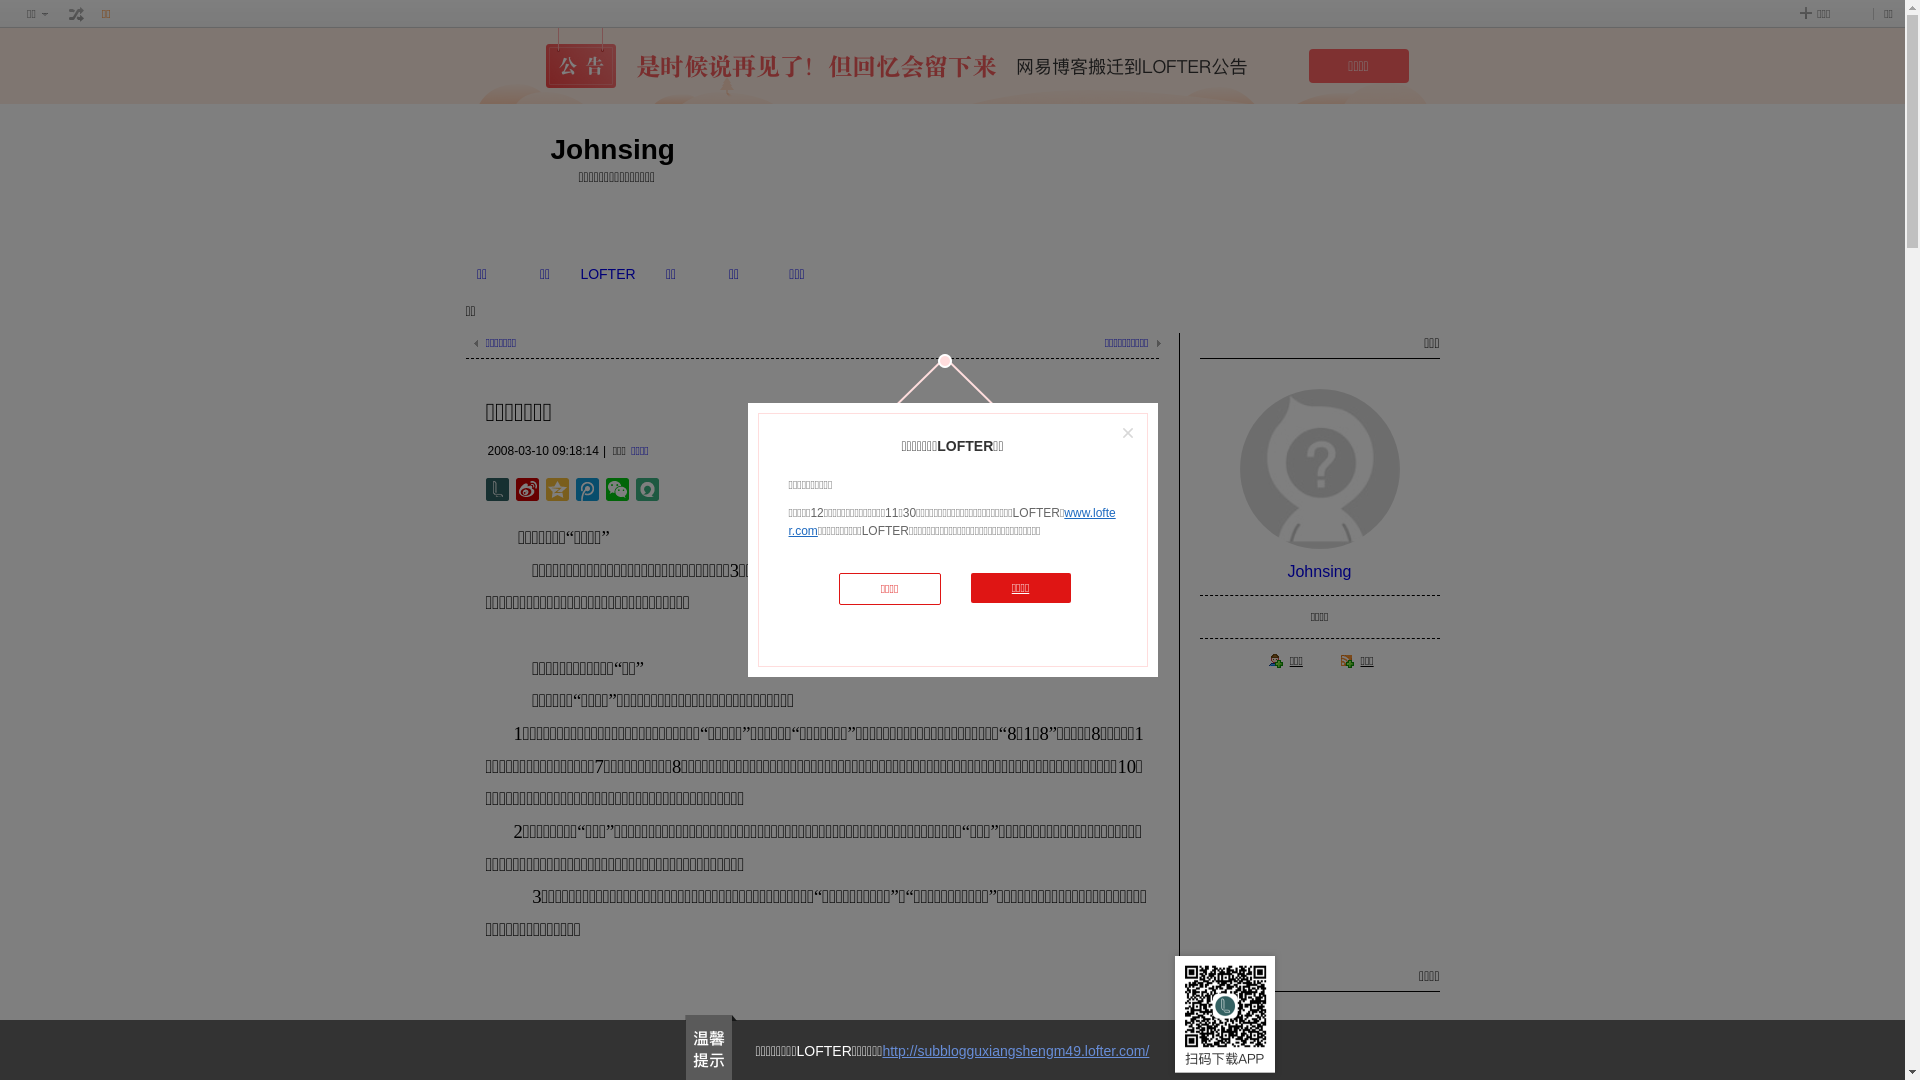 The width and height of the screenshot is (1920, 1080). I want to click on 'www.lofter.com', so click(950, 520).